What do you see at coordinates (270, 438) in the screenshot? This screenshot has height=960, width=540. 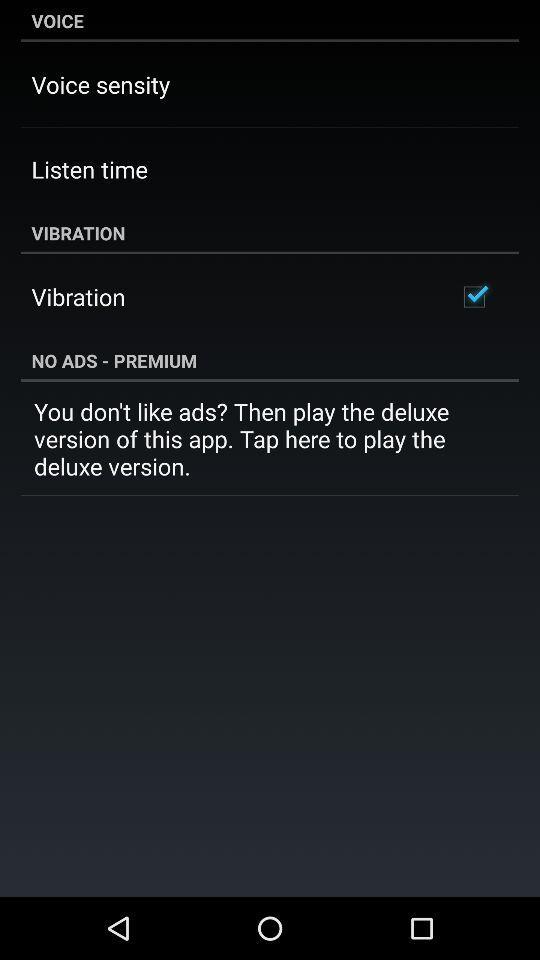 I see `the you don t icon` at bounding box center [270, 438].